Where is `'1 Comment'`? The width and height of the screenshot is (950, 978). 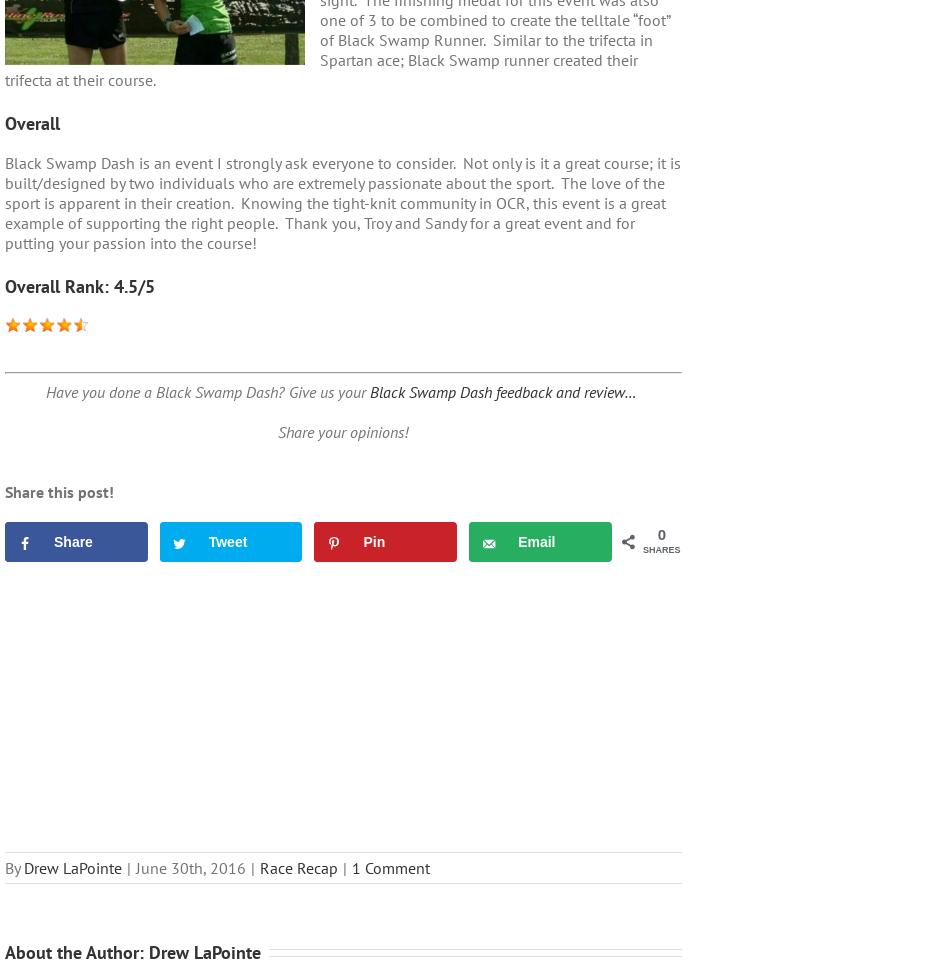
'1 Comment' is located at coordinates (390, 866).